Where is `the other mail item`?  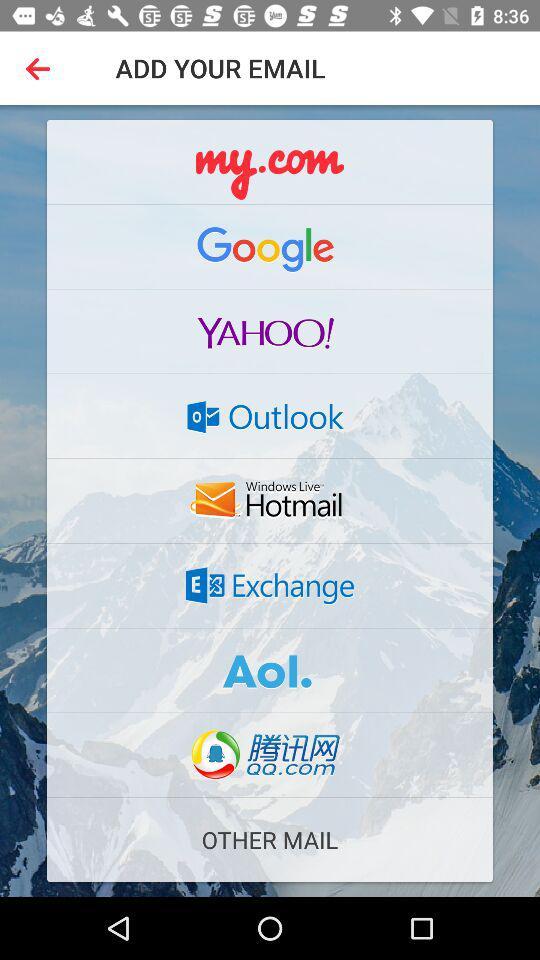 the other mail item is located at coordinates (270, 840).